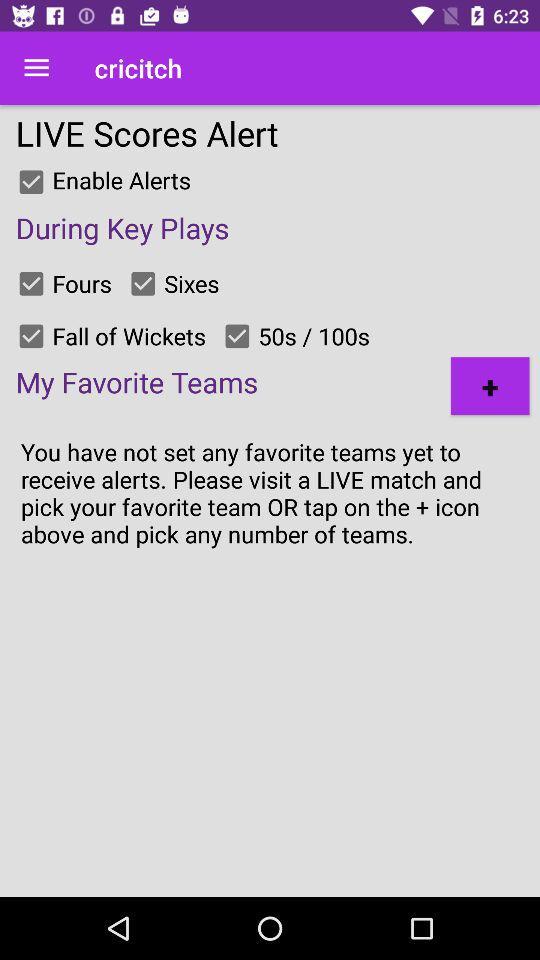  Describe the element at coordinates (237, 336) in the screenshot. I see `this option` at that location.